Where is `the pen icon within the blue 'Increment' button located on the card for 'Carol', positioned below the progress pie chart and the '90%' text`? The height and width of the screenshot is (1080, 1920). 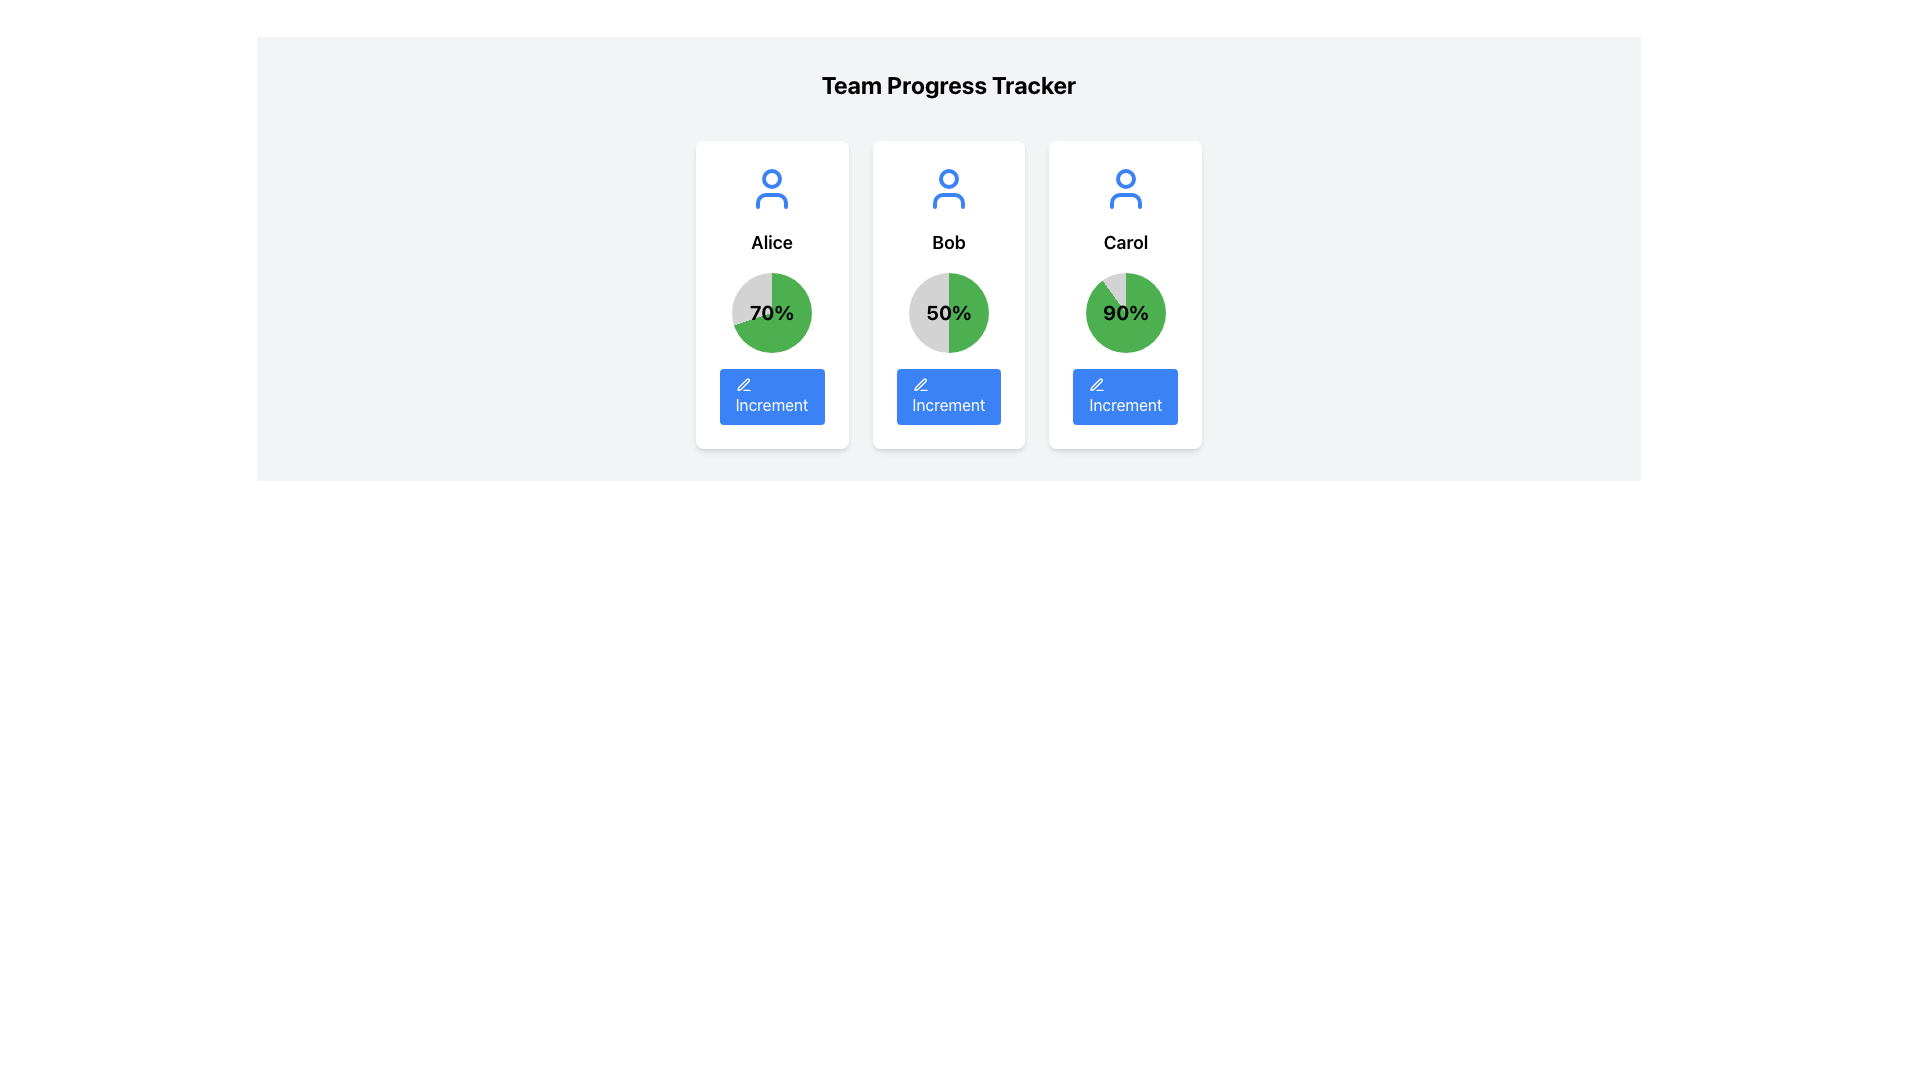 the pen icon within the blue 'Increment' button located on the card for 'Carol', positioned below the progress pie chart and the '90%' text is located at coordinates (1096, 384).